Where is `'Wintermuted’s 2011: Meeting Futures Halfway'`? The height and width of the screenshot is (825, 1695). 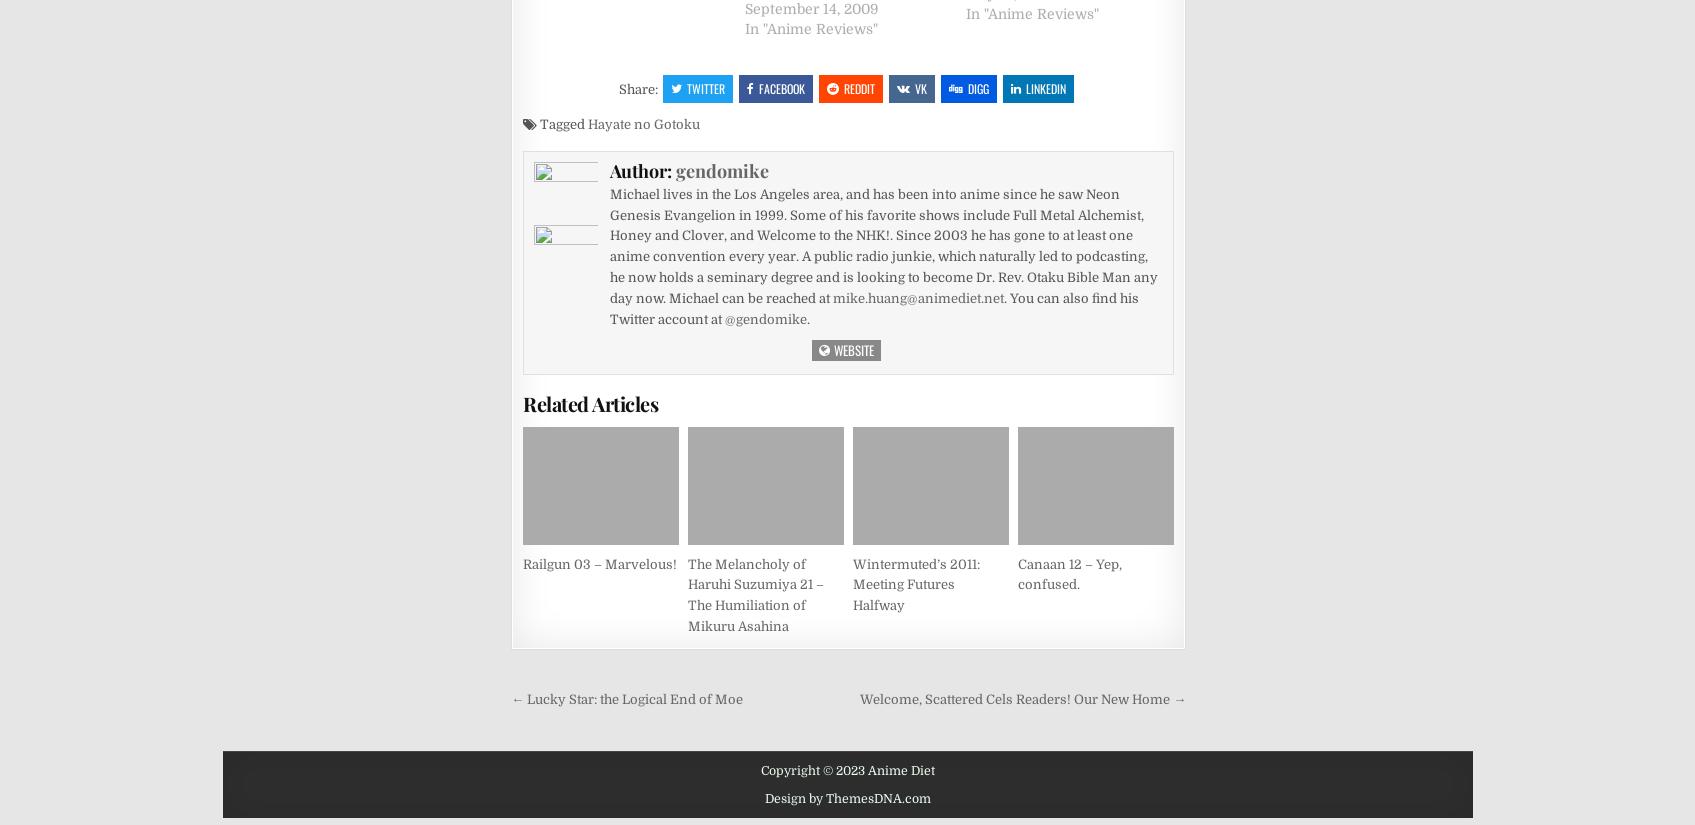
'Wintermuted’s 2011: Meeting Futures Halfway' is located at coordinates (916, 583).